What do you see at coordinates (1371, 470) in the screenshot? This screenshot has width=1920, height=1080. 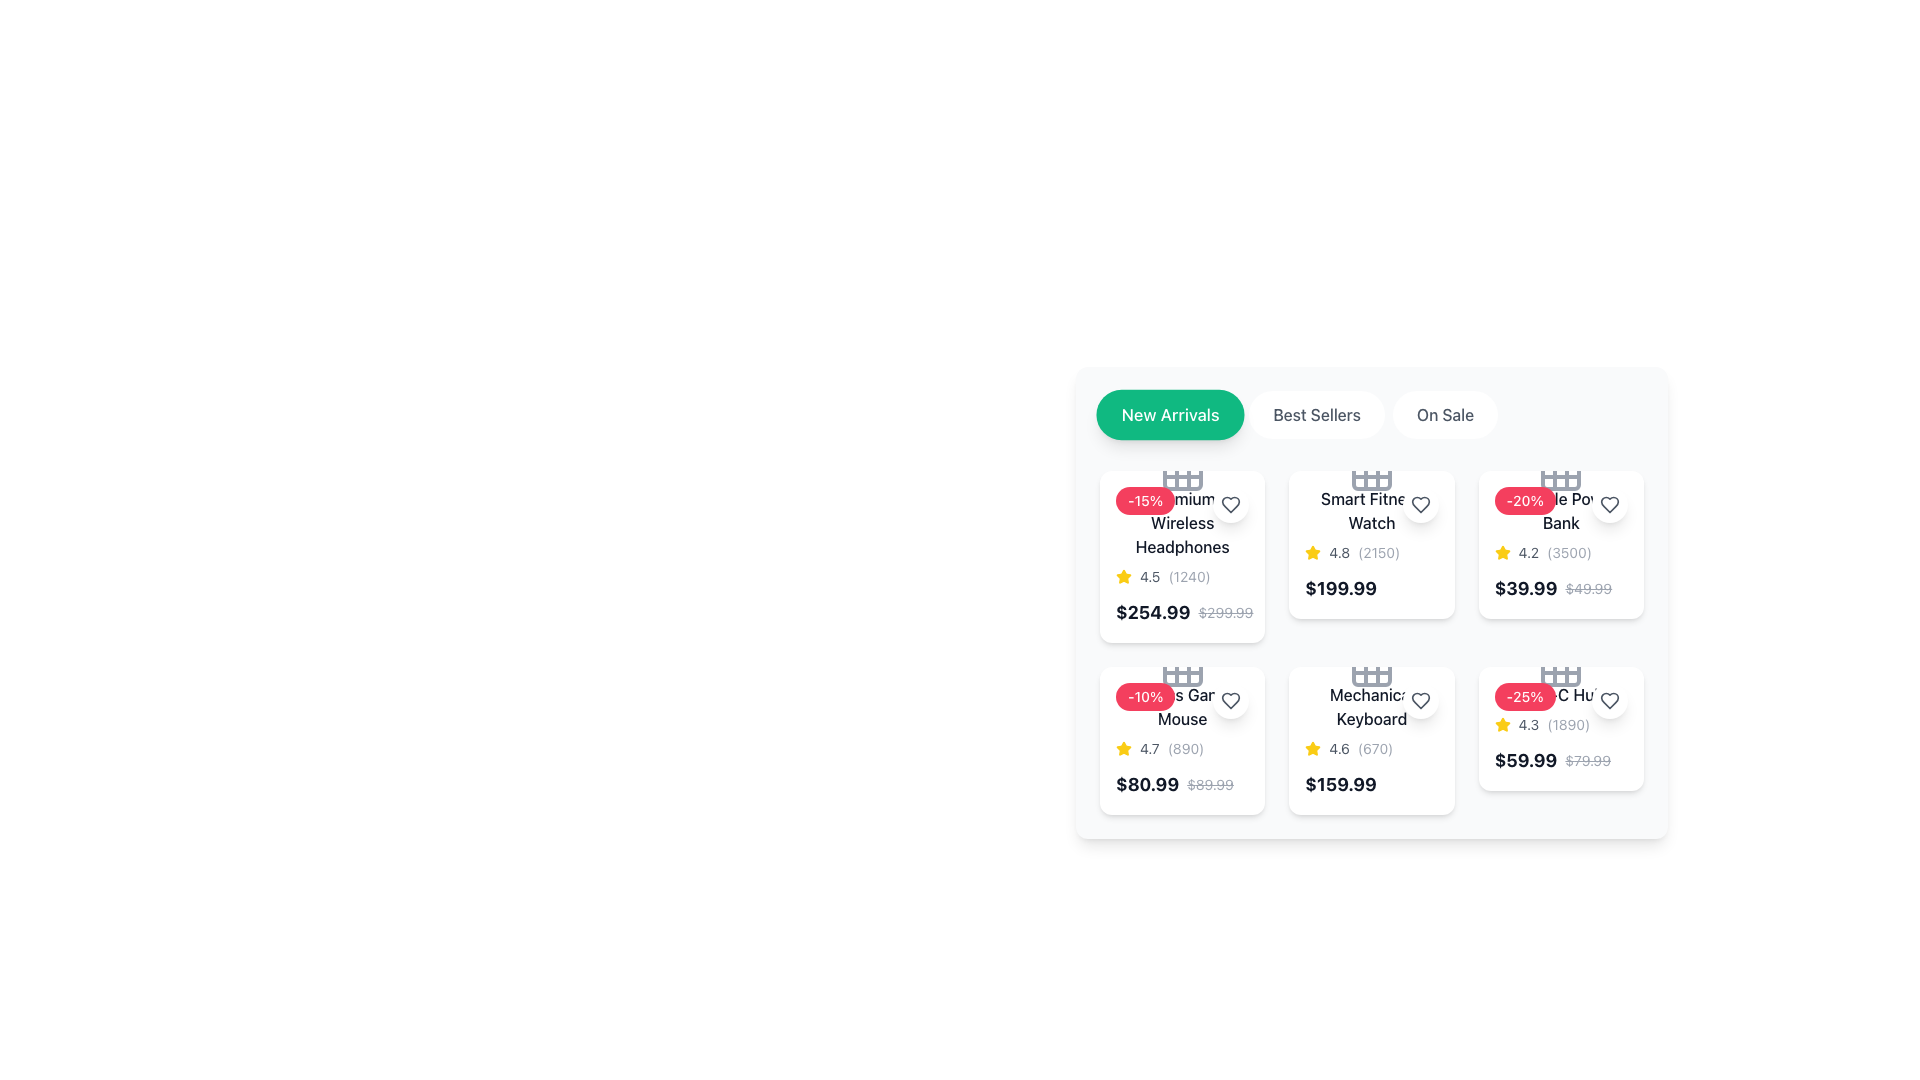 I see `the grid or calendar icon located above the product title for 'Smart Fitness Watch' in the second card of the first row of the product grid` at bounding box center [1371, 470].